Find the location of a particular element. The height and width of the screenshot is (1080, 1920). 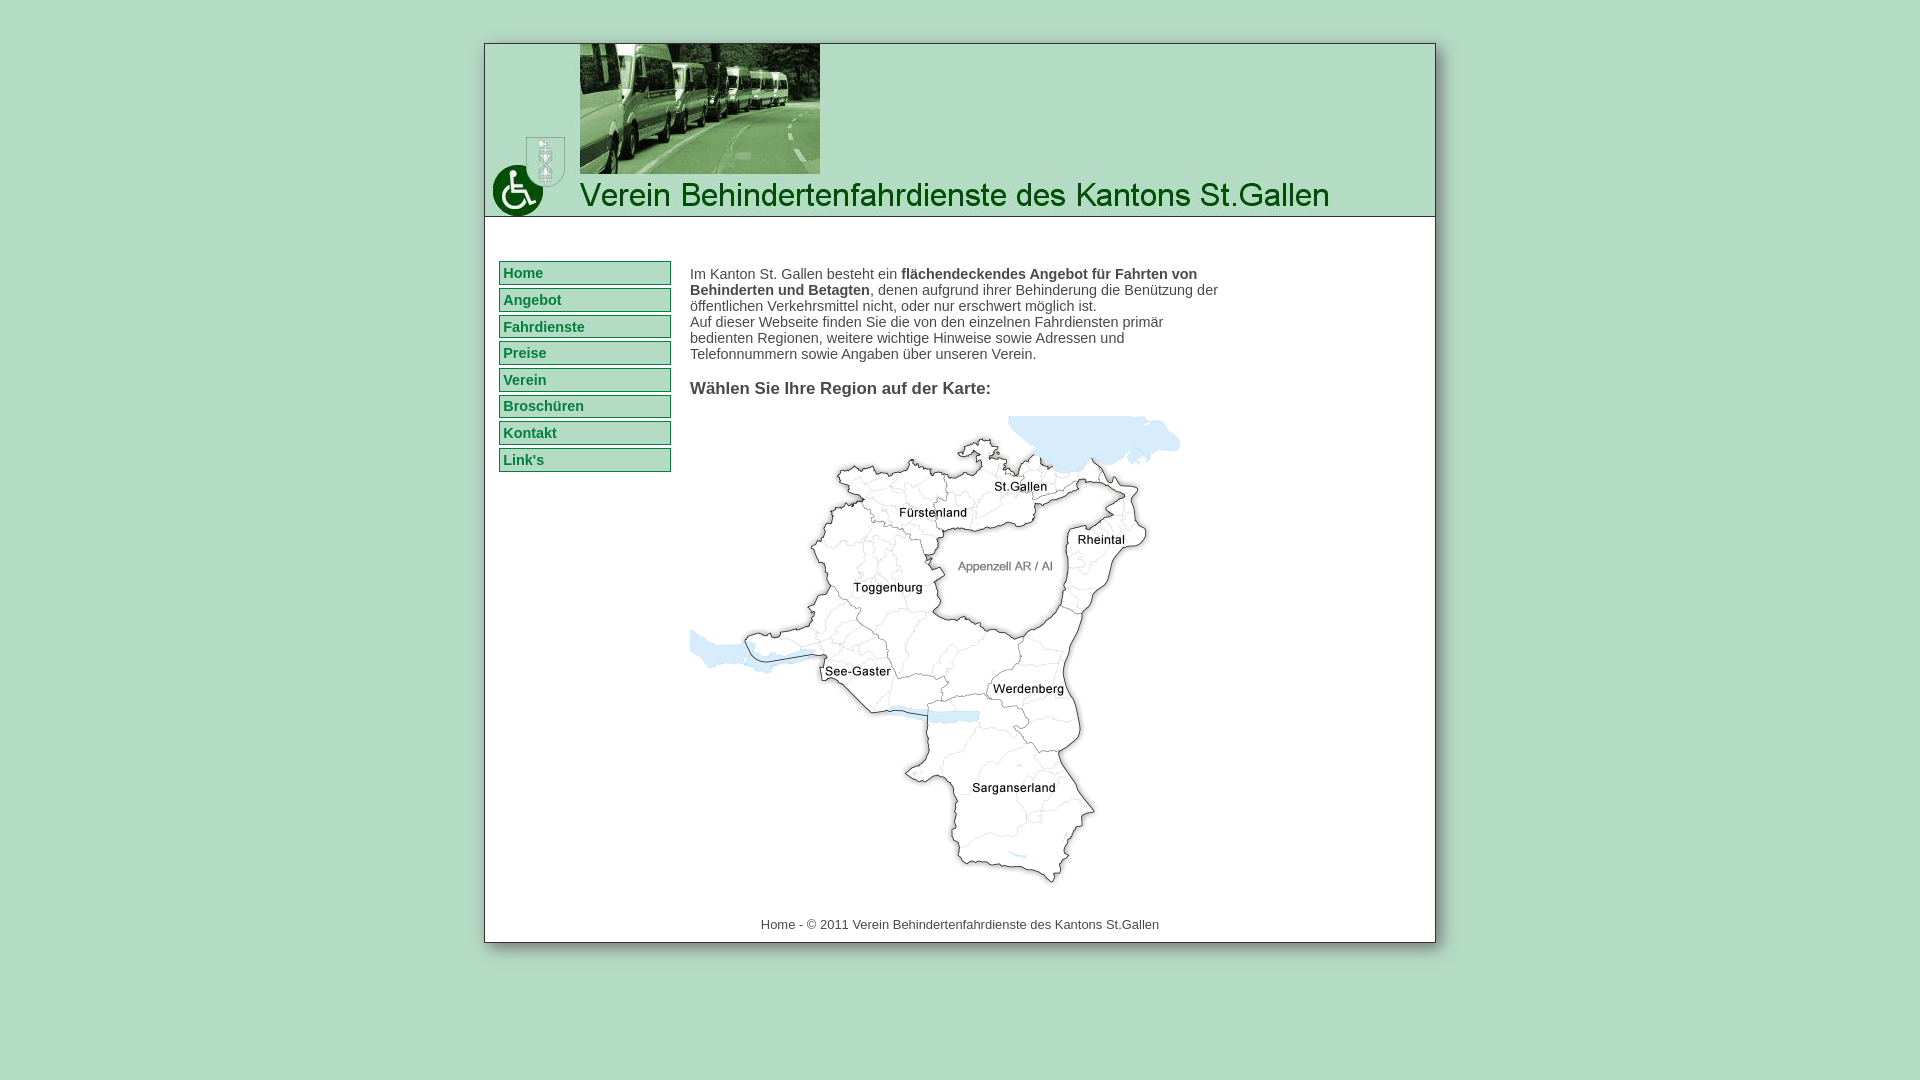

'Verein' is located at coordinates (583, 380).